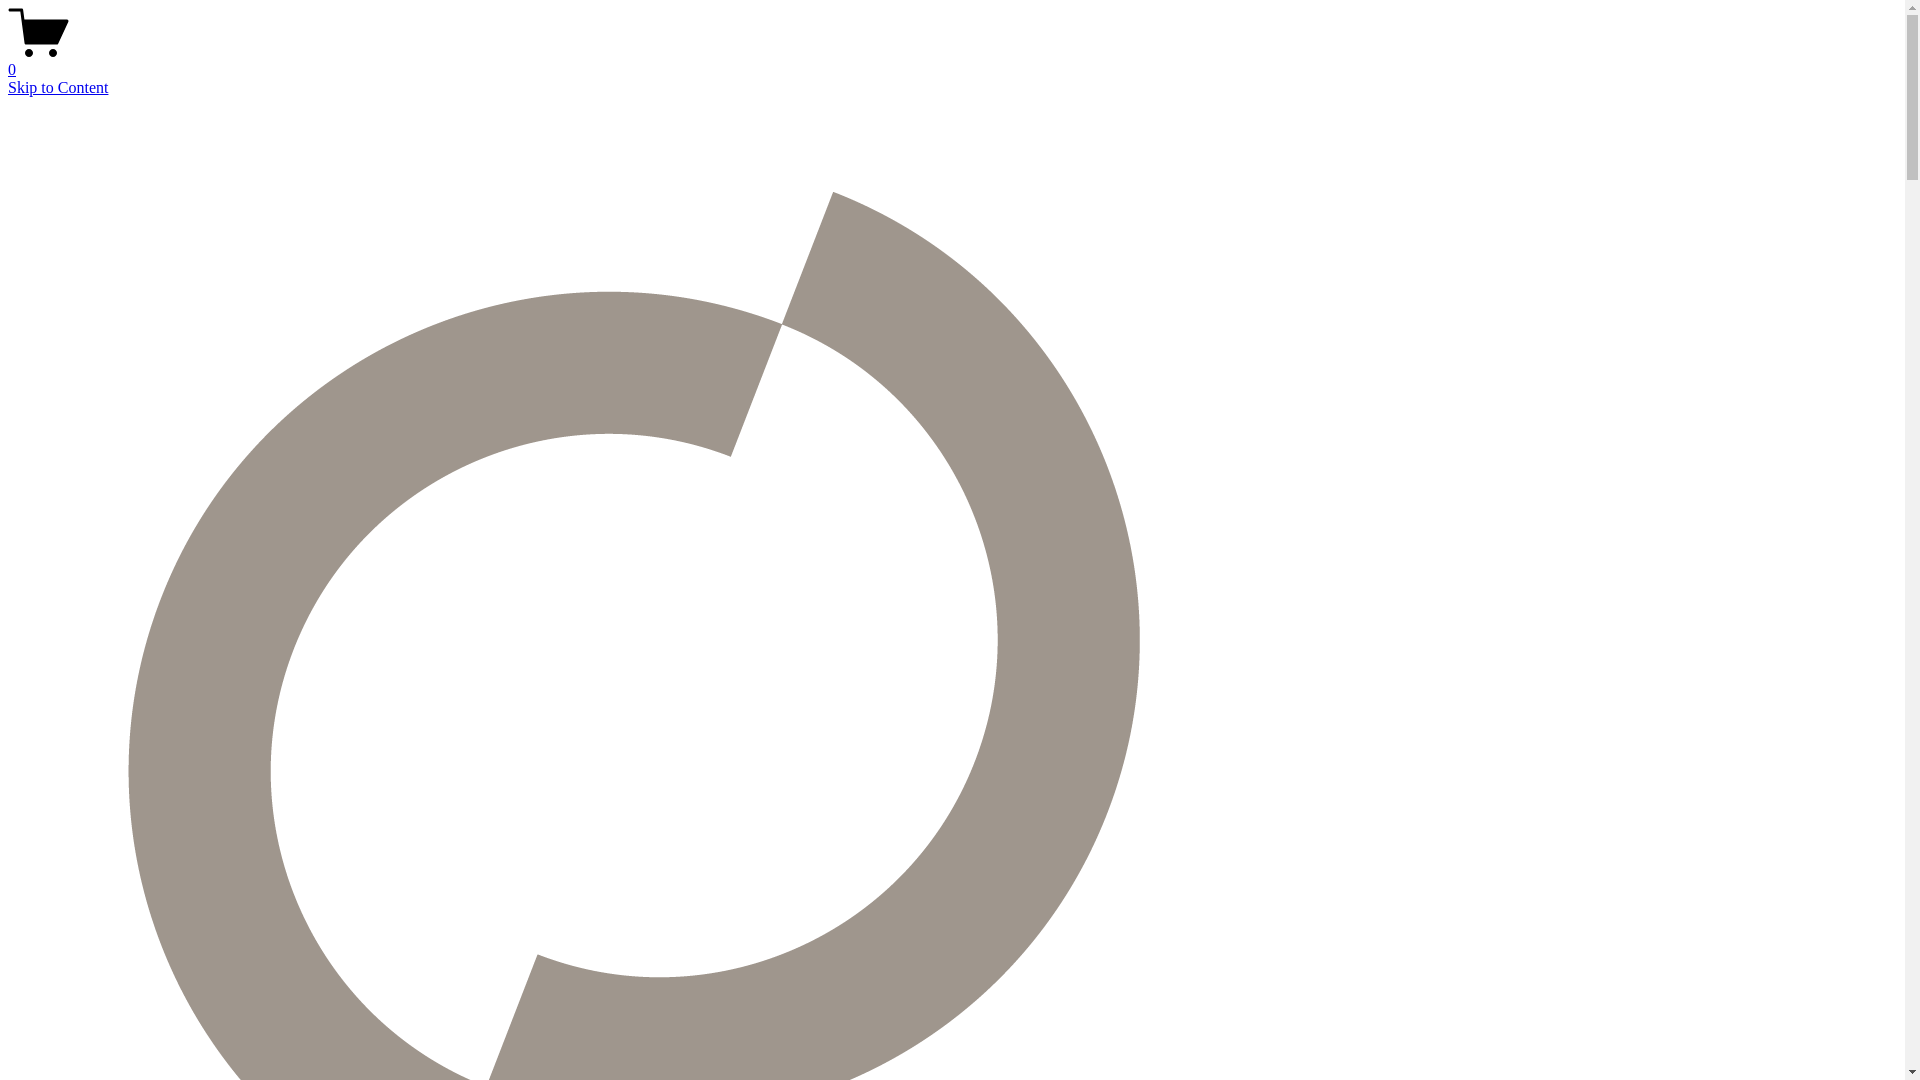 The image size is (1920, 1080). I want to click on 'Skip to Content', so click(57, 86).